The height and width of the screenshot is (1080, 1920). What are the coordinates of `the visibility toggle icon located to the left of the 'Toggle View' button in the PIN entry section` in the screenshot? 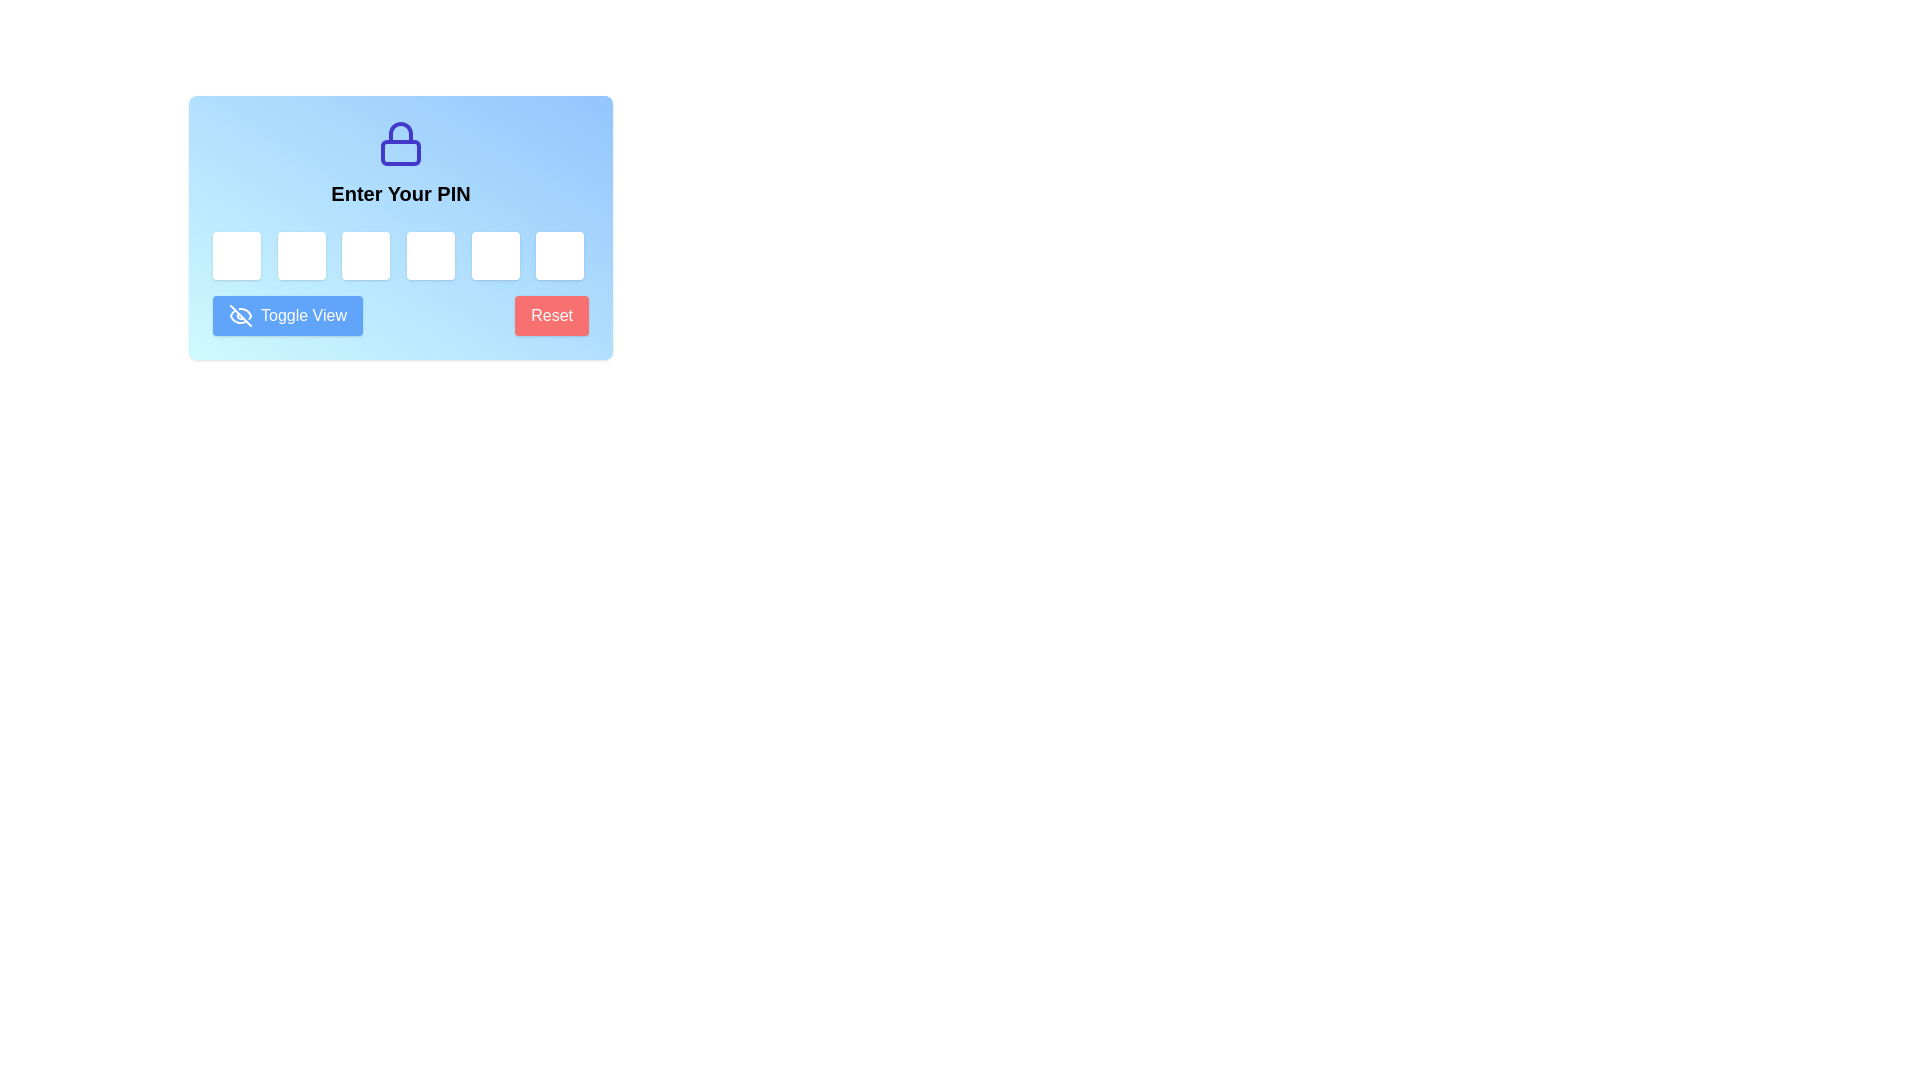 It's located at (240, 315).